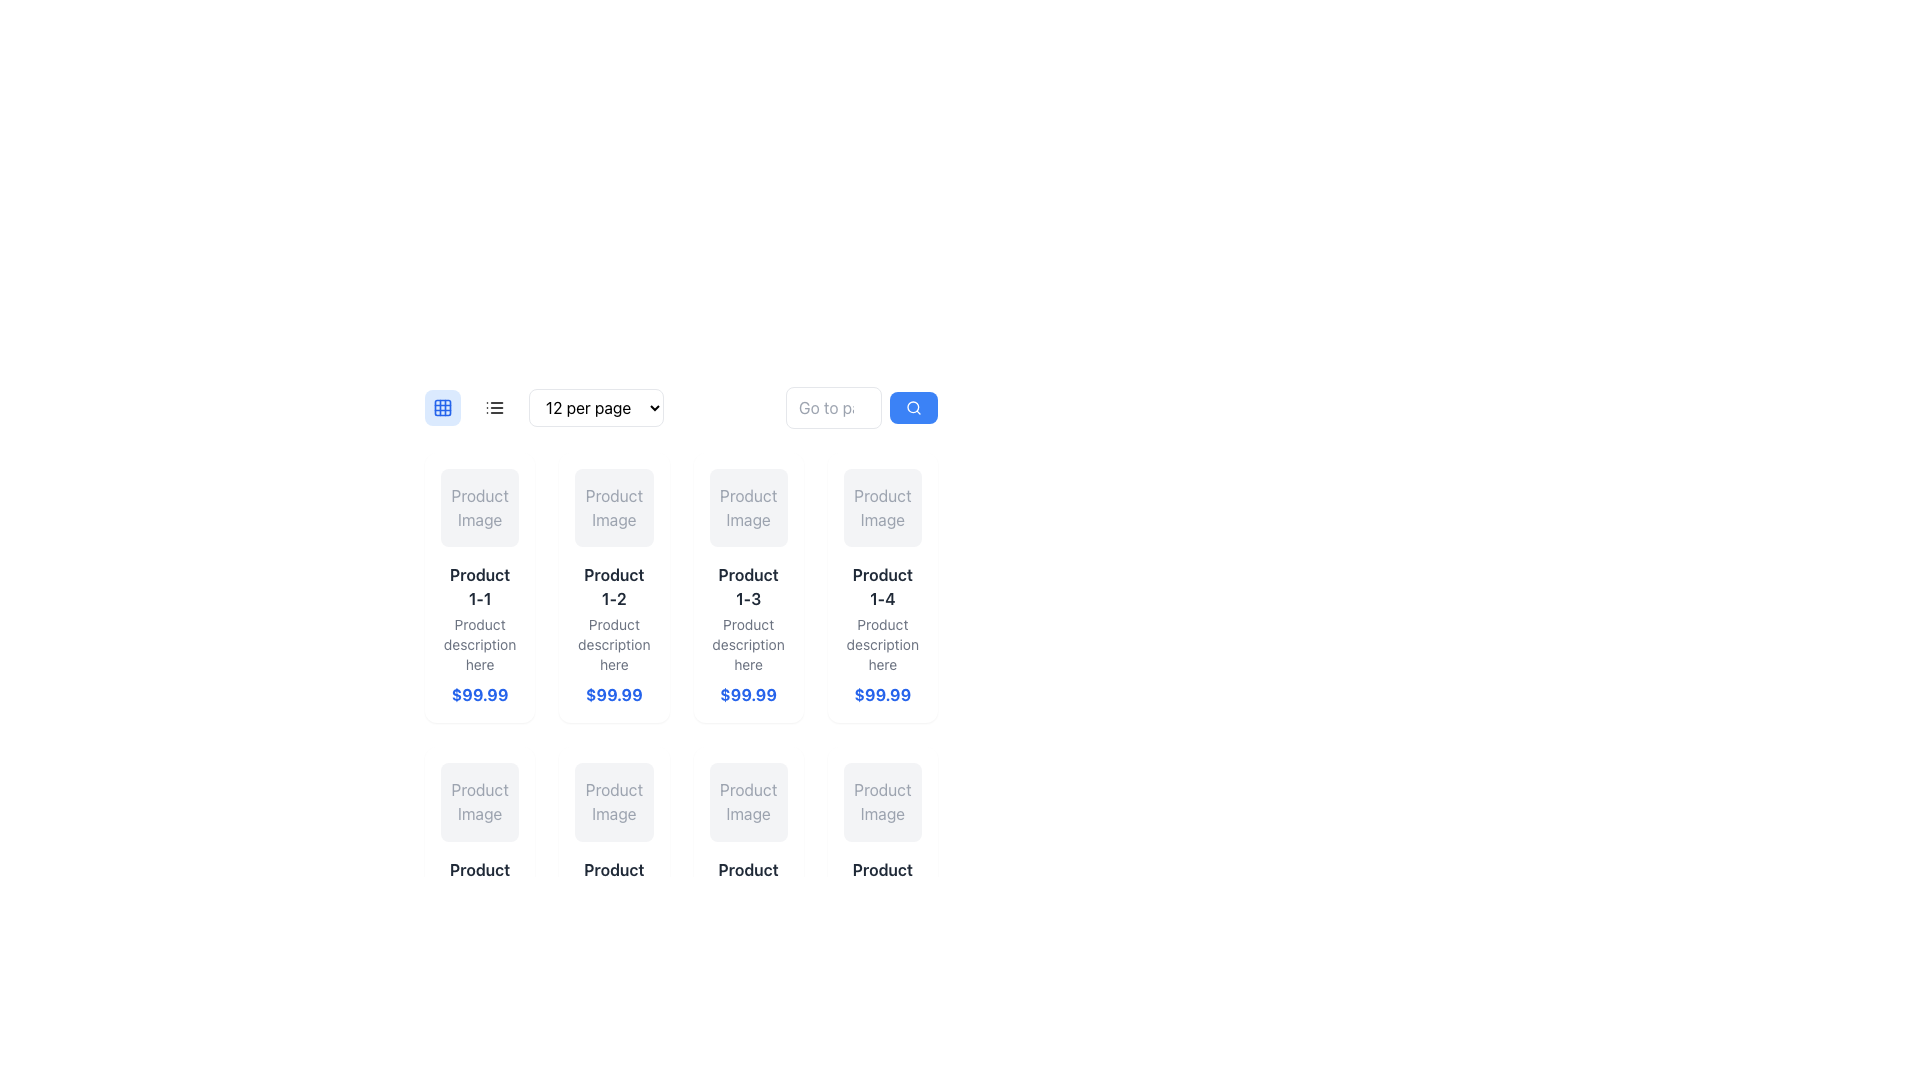  I want to click on the Card component that provides an overview of a product, positioned as the third item in the first row of the grid layout, so click(747, 587).